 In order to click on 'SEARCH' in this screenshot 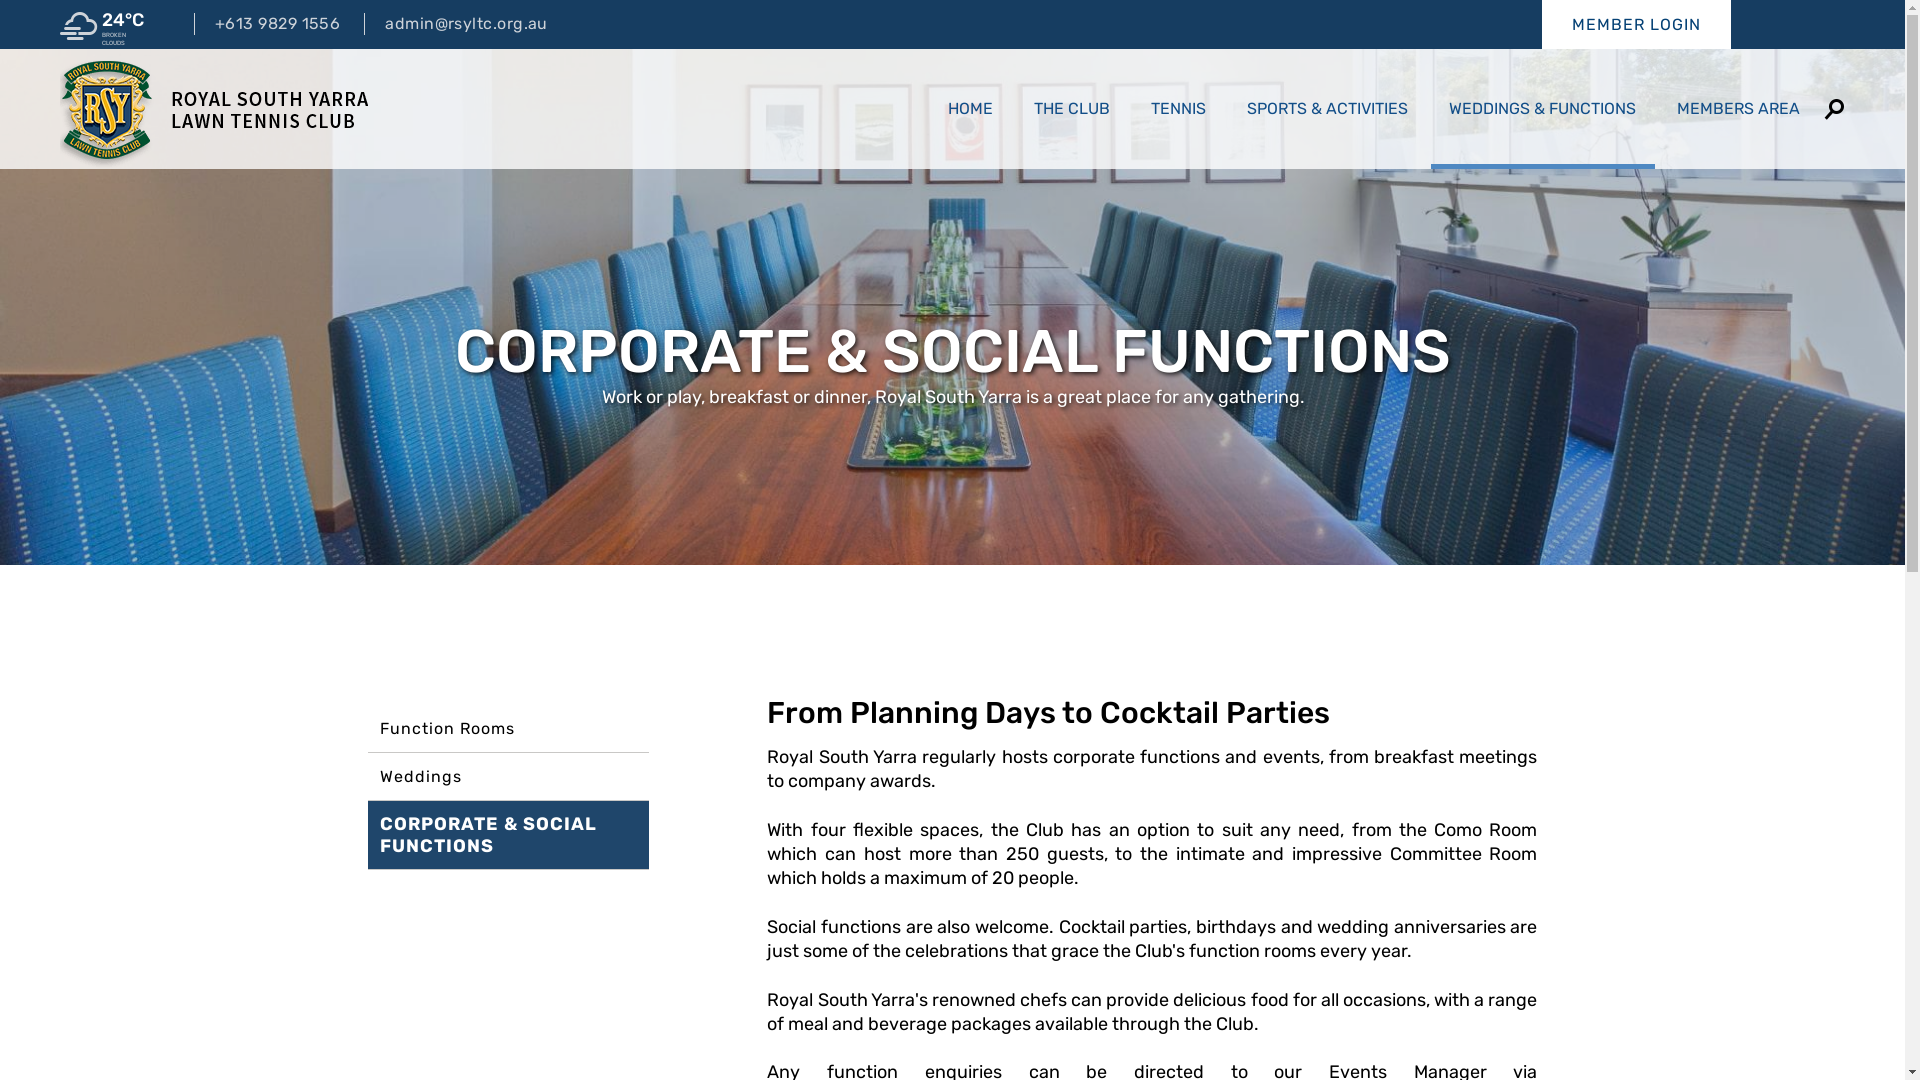, I will do `click(1833, 110)`.